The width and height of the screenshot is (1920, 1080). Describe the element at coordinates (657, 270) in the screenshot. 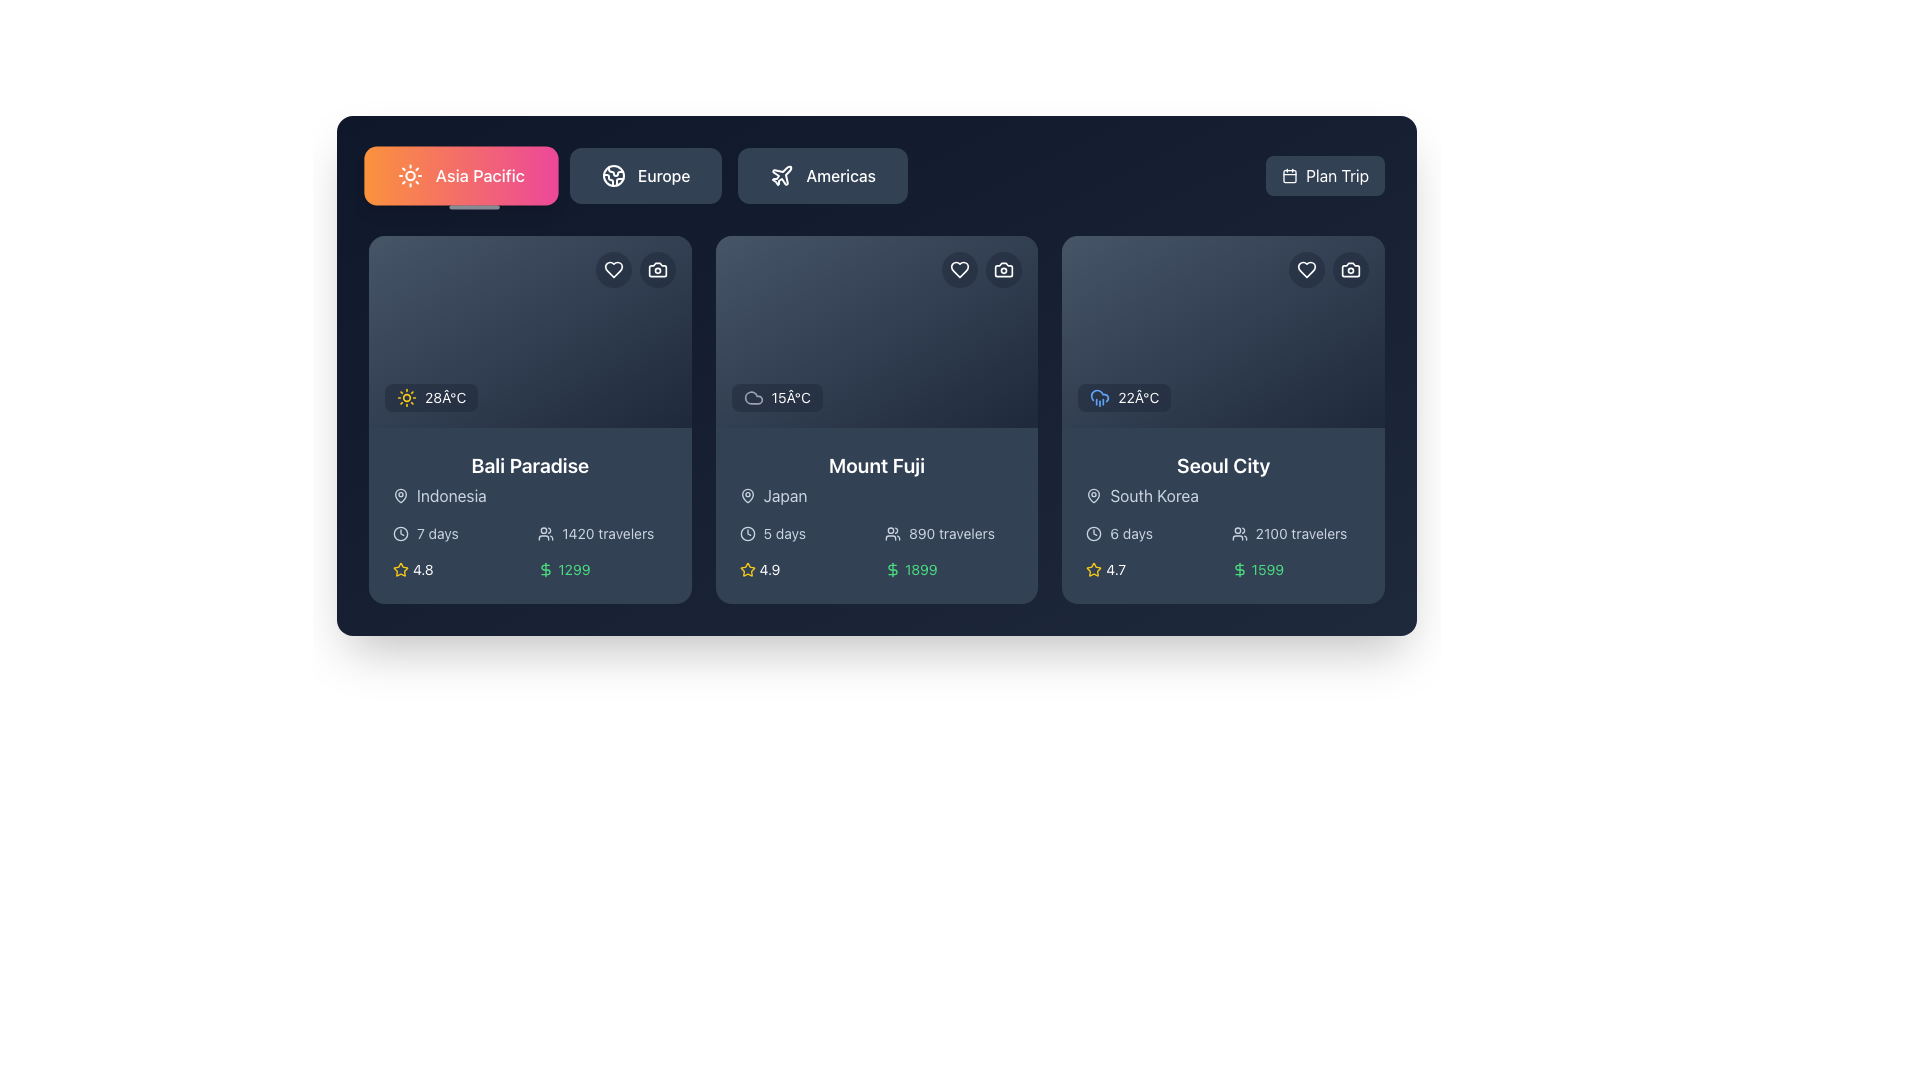

I see `the second circular button from the right at the top-right corner of the card component` at that location.